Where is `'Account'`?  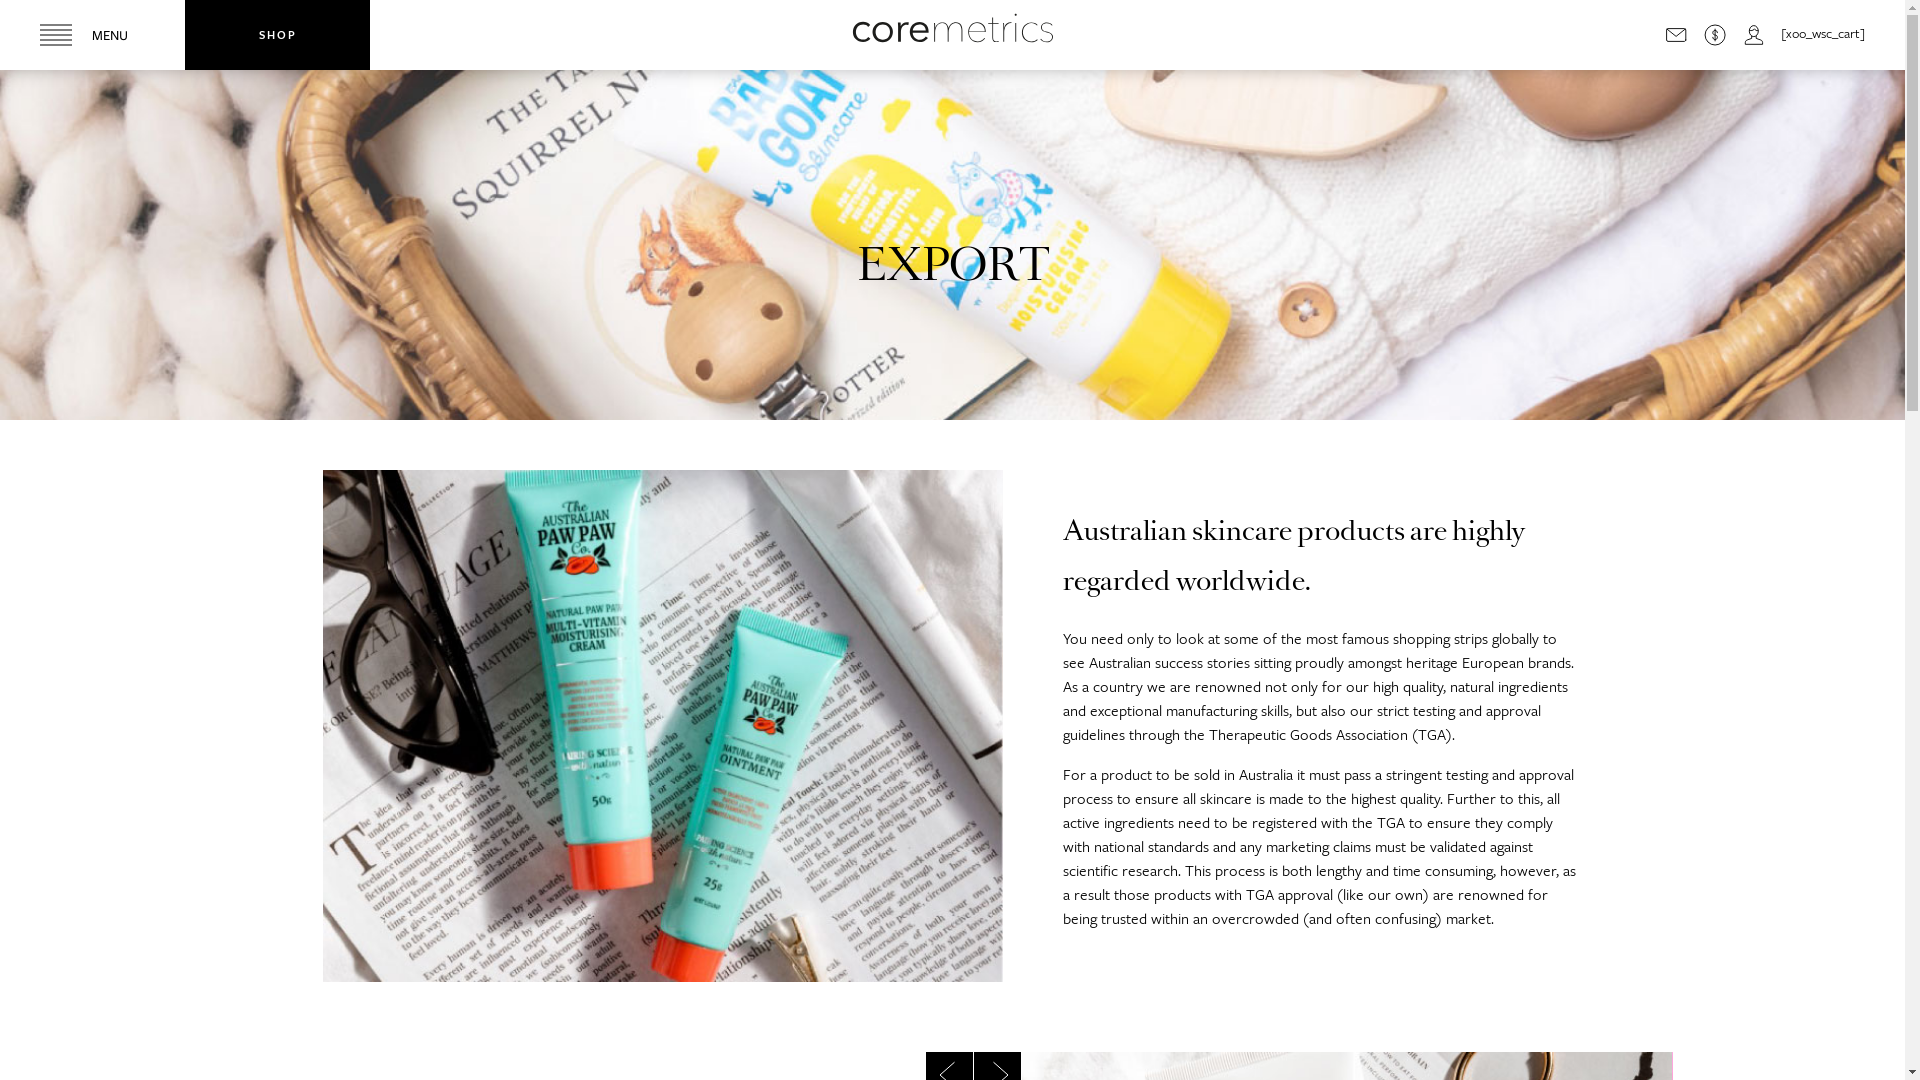
'Account' is located at coordinates (1752, 34).